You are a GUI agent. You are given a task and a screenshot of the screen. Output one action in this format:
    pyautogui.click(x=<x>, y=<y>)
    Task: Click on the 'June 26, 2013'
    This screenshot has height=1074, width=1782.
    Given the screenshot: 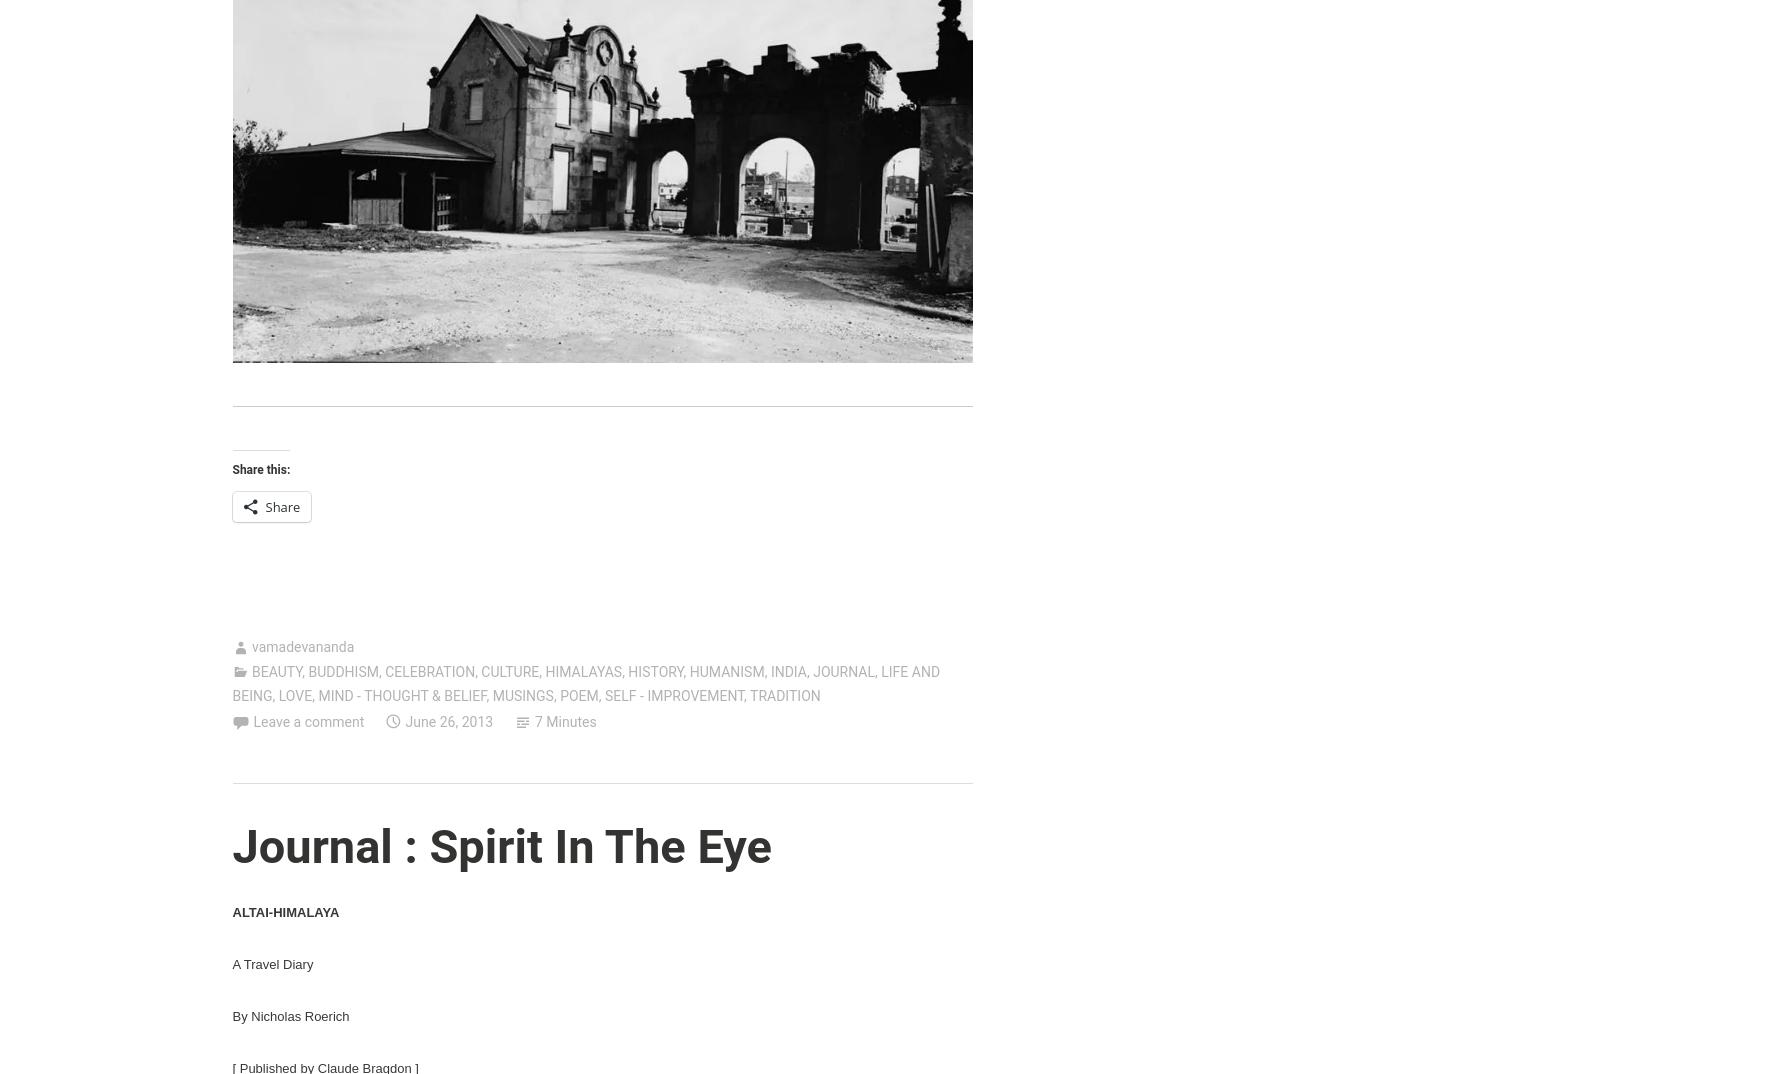 What is the action you would take?
    pyautogui.click(x=448, y=720)
    